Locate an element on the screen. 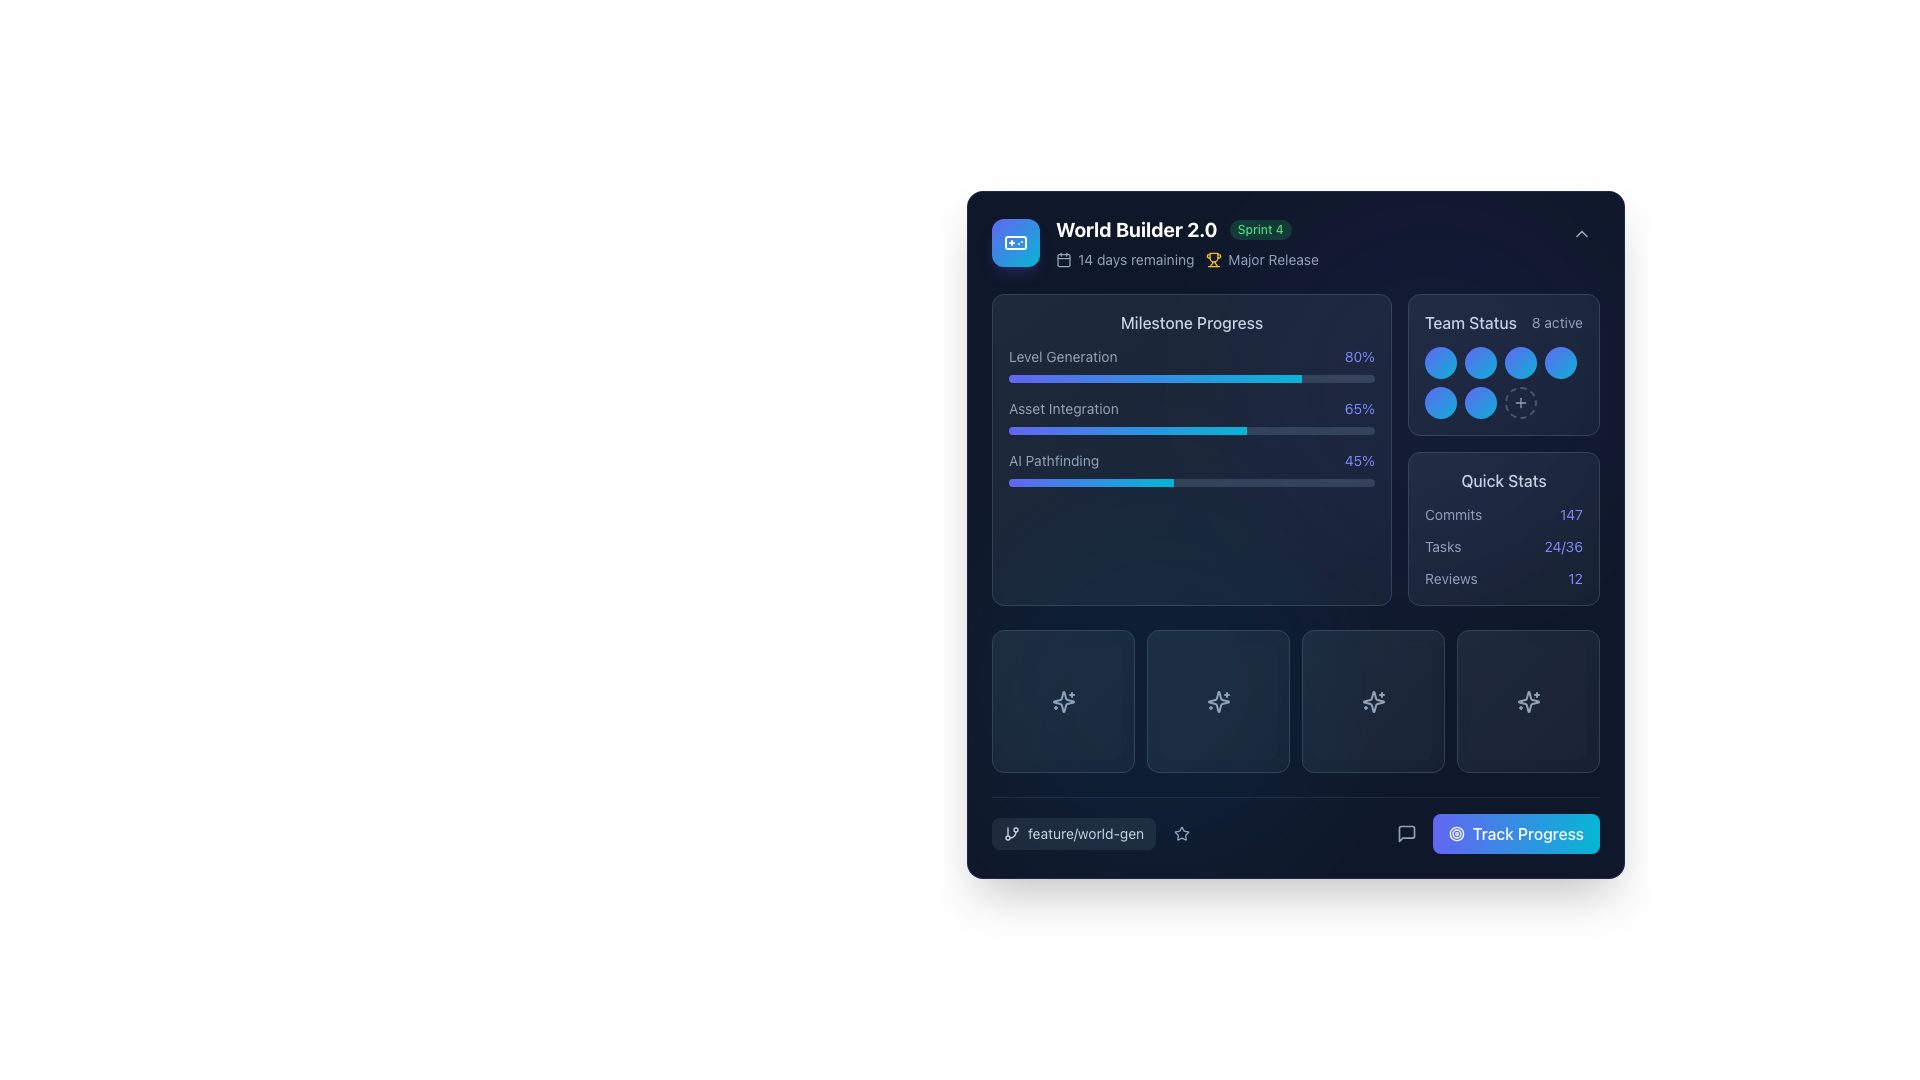 This screenshot has width=1920, height=1080. horizontal progress bar labeled 'AI Pathfinding' which shows a gradient from indigo to cyan and is located under the 'Milestone Progress' section is located at coordinates (1191, 482).